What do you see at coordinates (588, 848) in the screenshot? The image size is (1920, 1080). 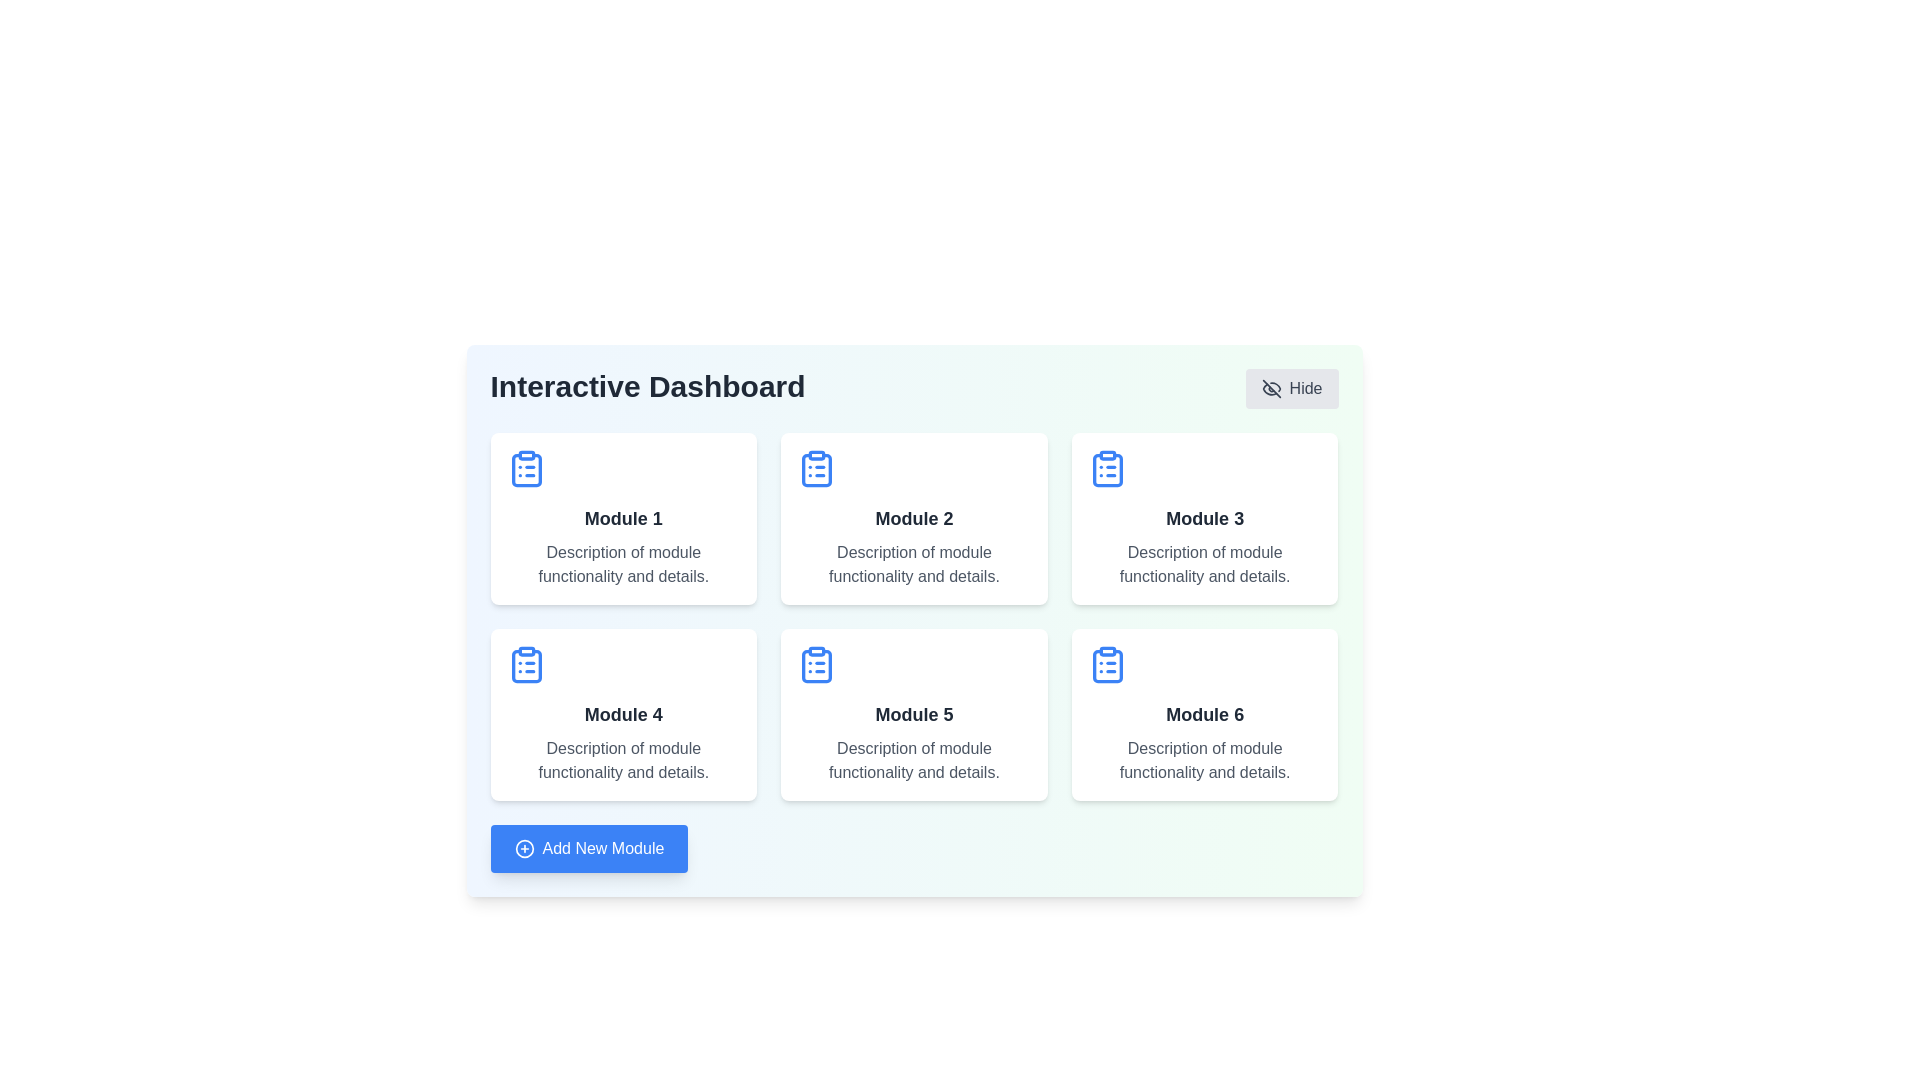 I see `the button located at the bottom of the main dashboard interface` at bounding box center [588, 848].